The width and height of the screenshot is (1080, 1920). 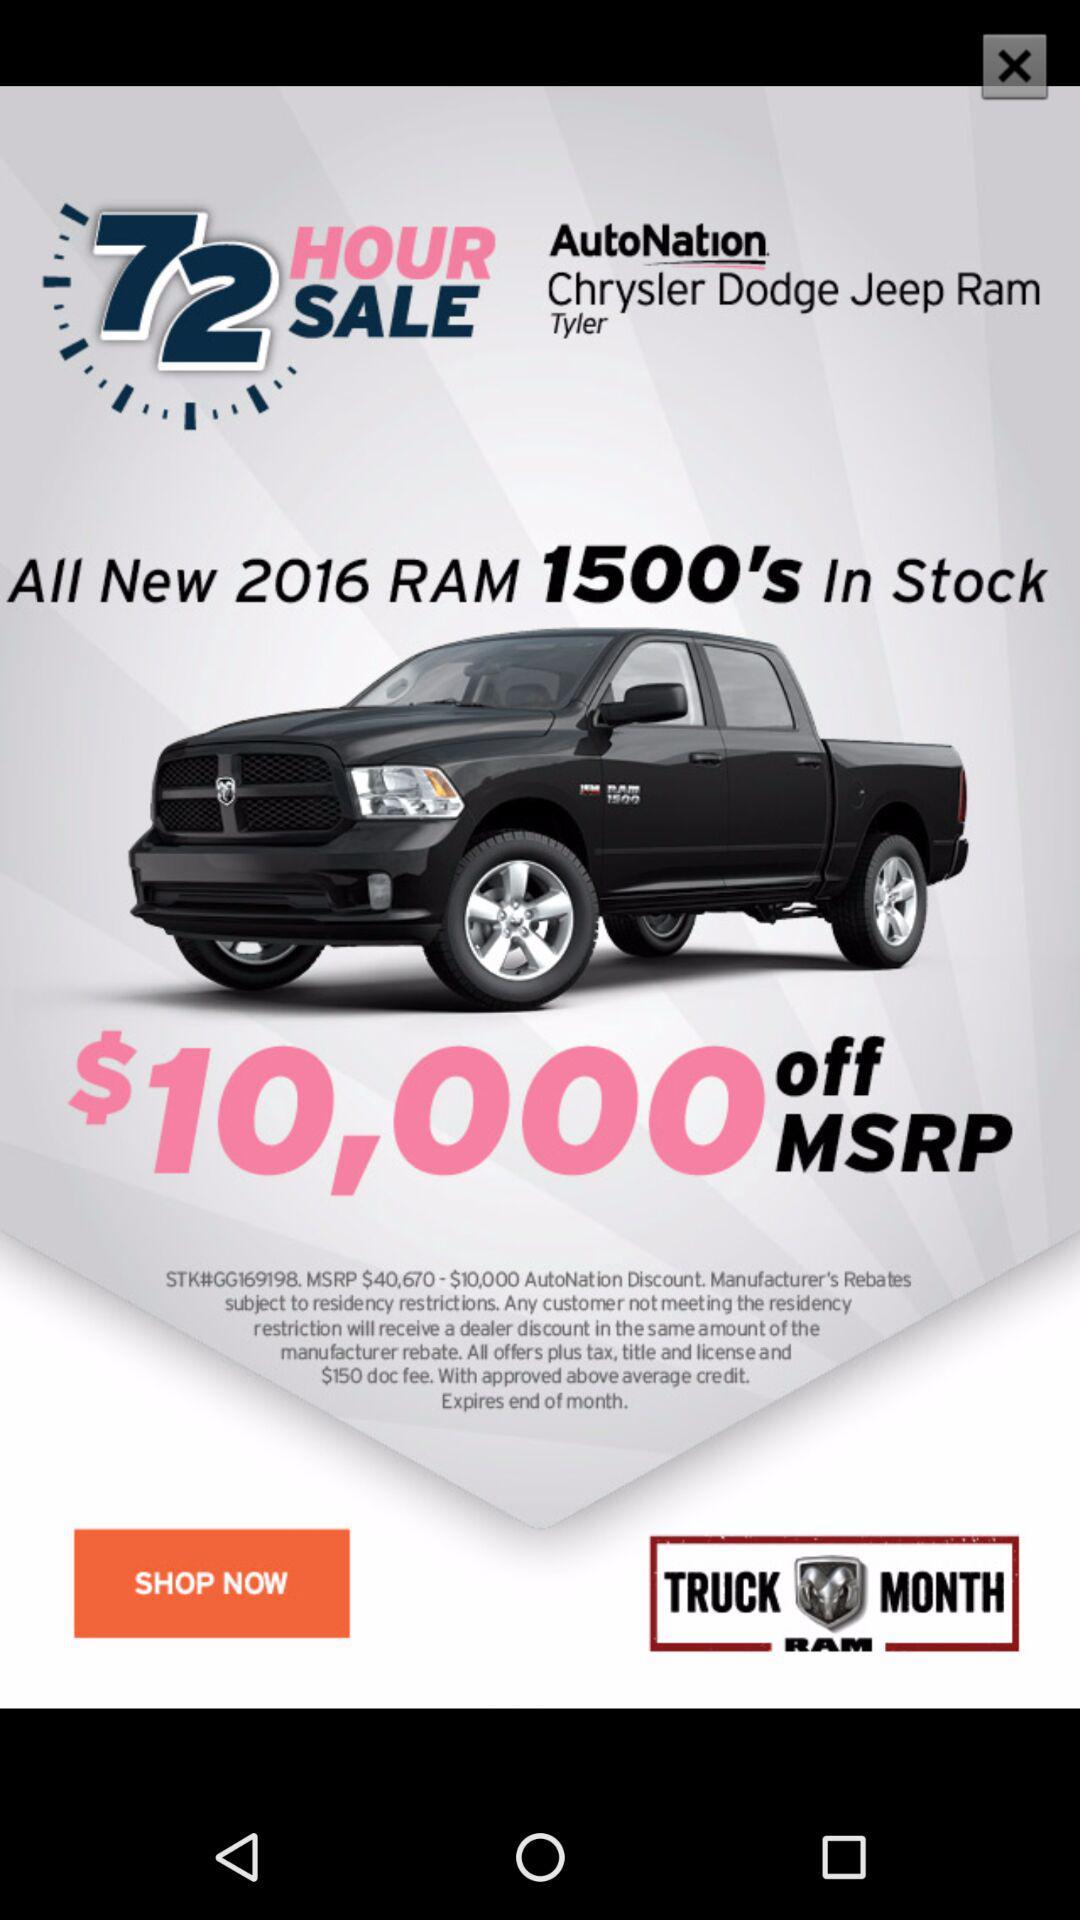 What do you see at coordinates (1014, 70) in the screenshot?
I see `the close icon` at bounding box center [1014, 70].